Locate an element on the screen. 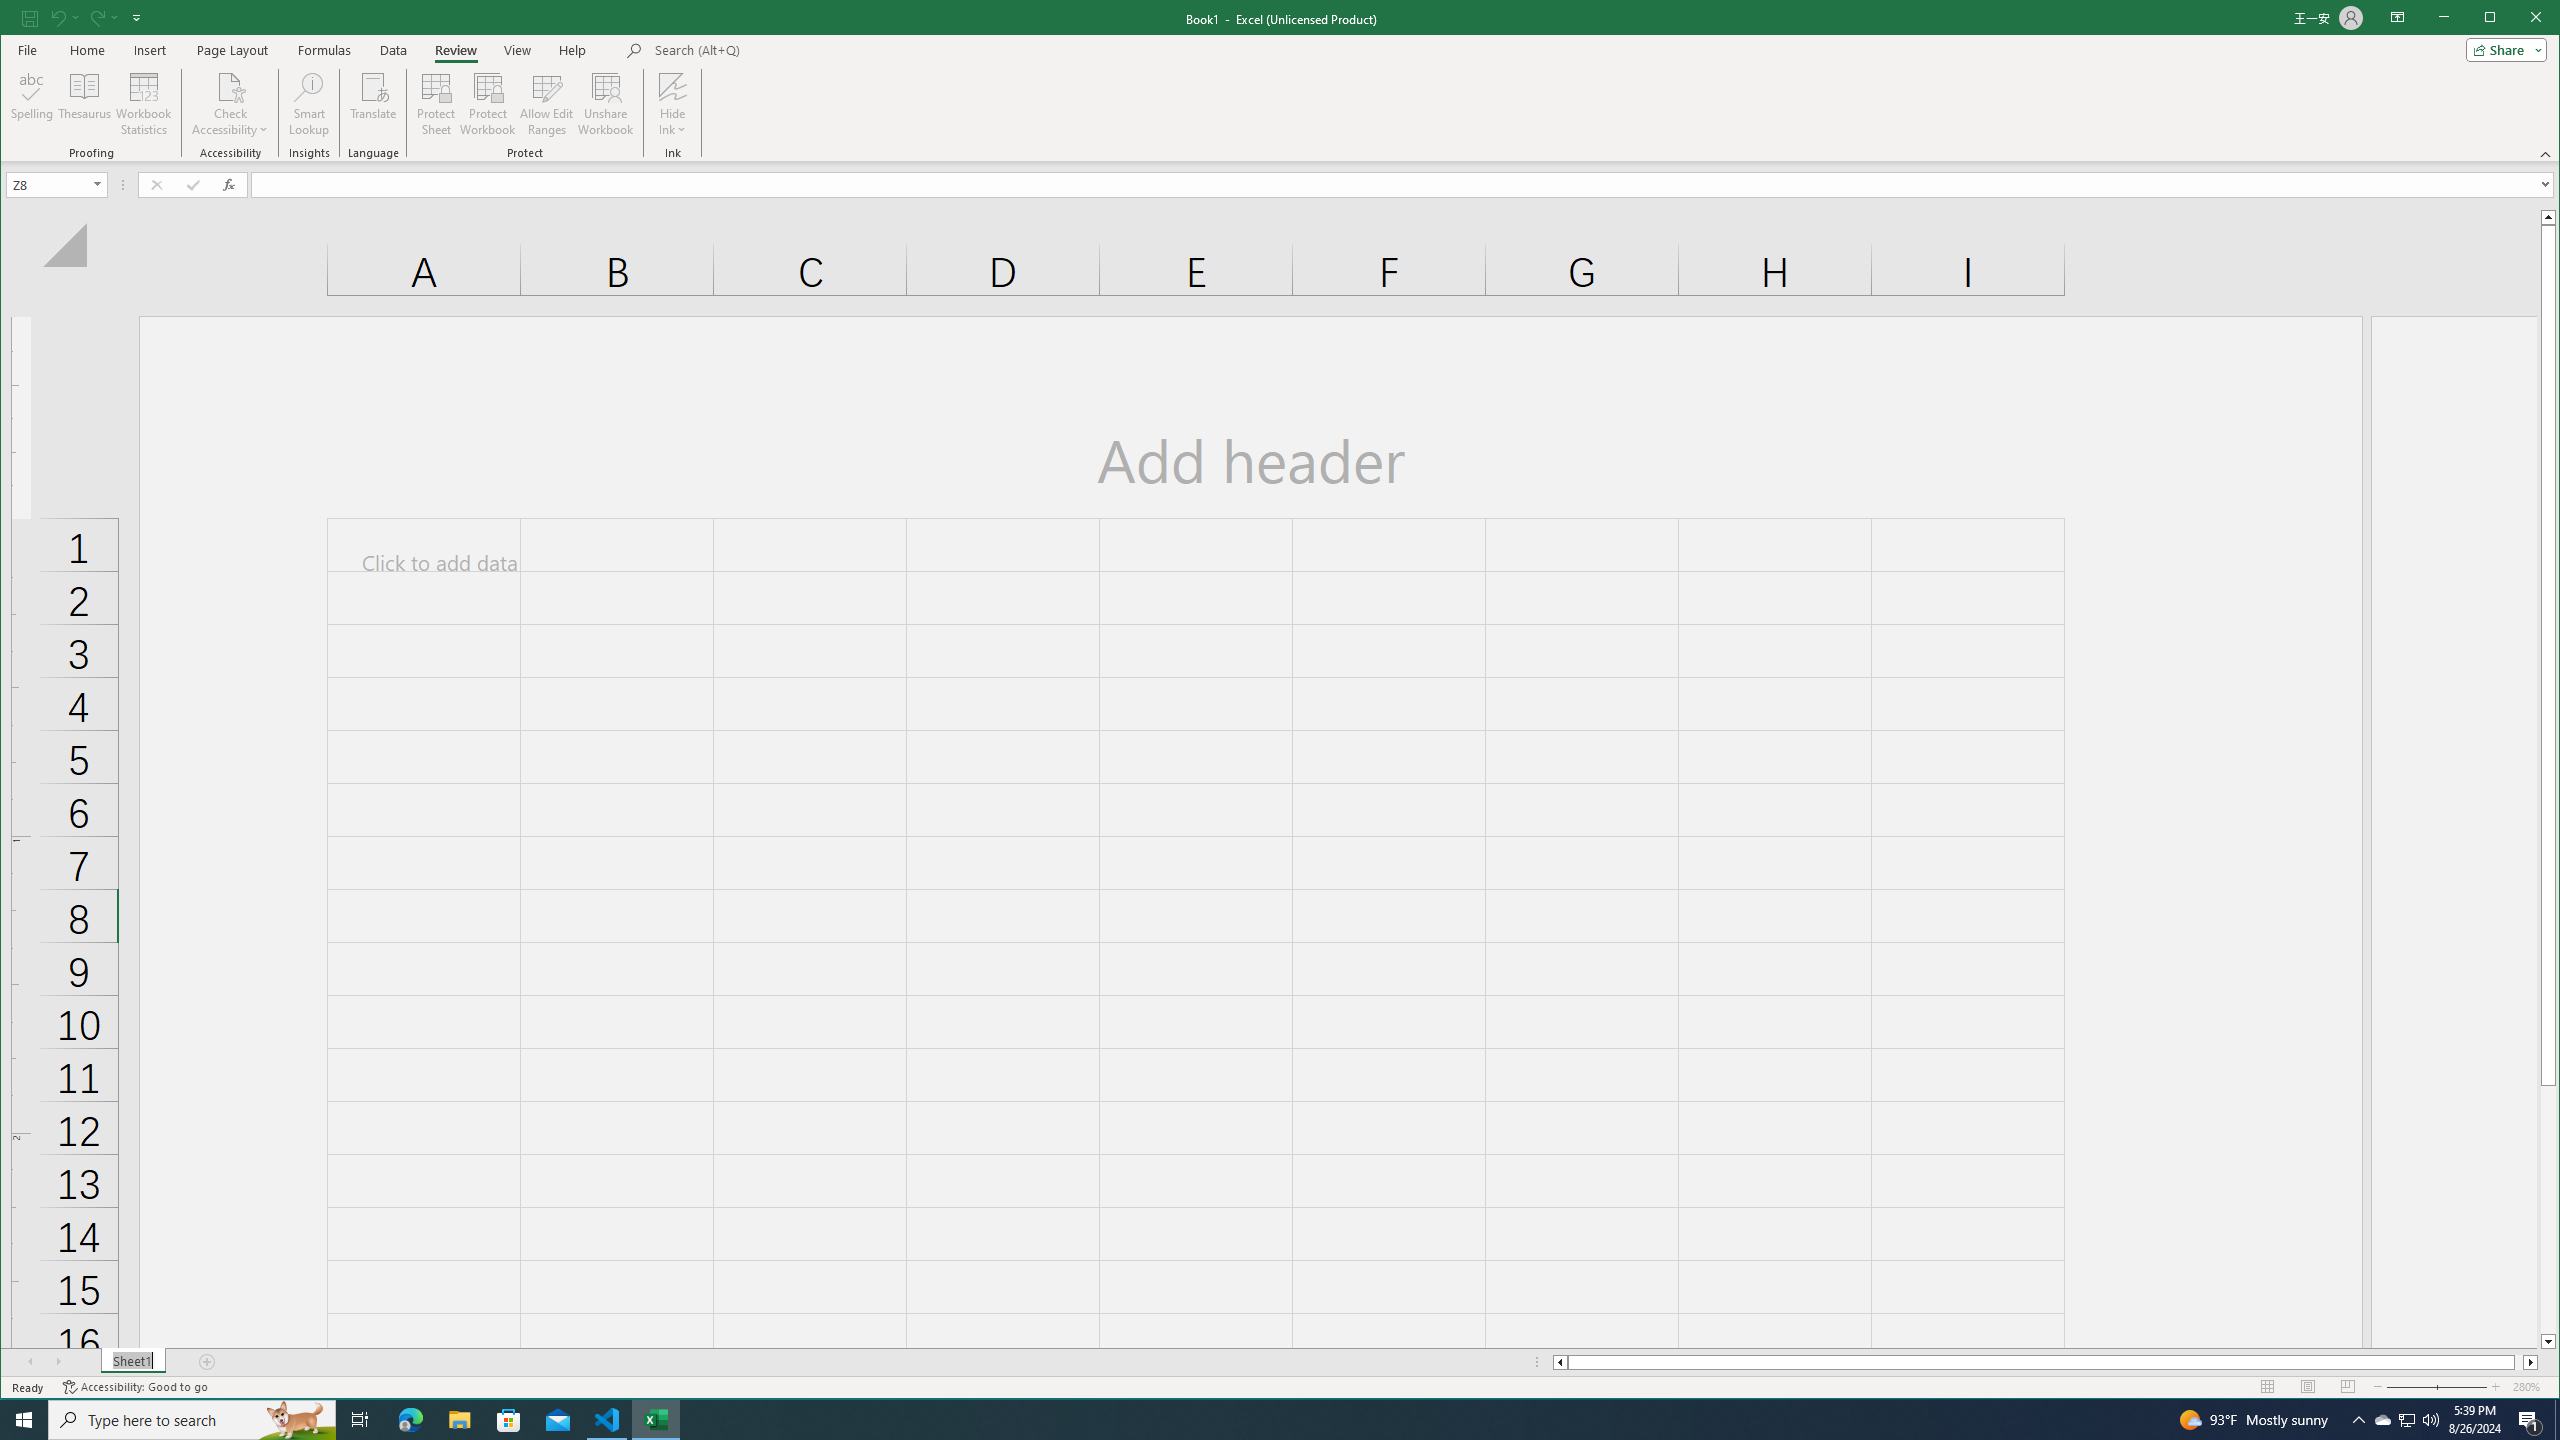 The height and width of the screenshot is (1440, 2560). 'Page right' is located at coordinates (2519, 1362).